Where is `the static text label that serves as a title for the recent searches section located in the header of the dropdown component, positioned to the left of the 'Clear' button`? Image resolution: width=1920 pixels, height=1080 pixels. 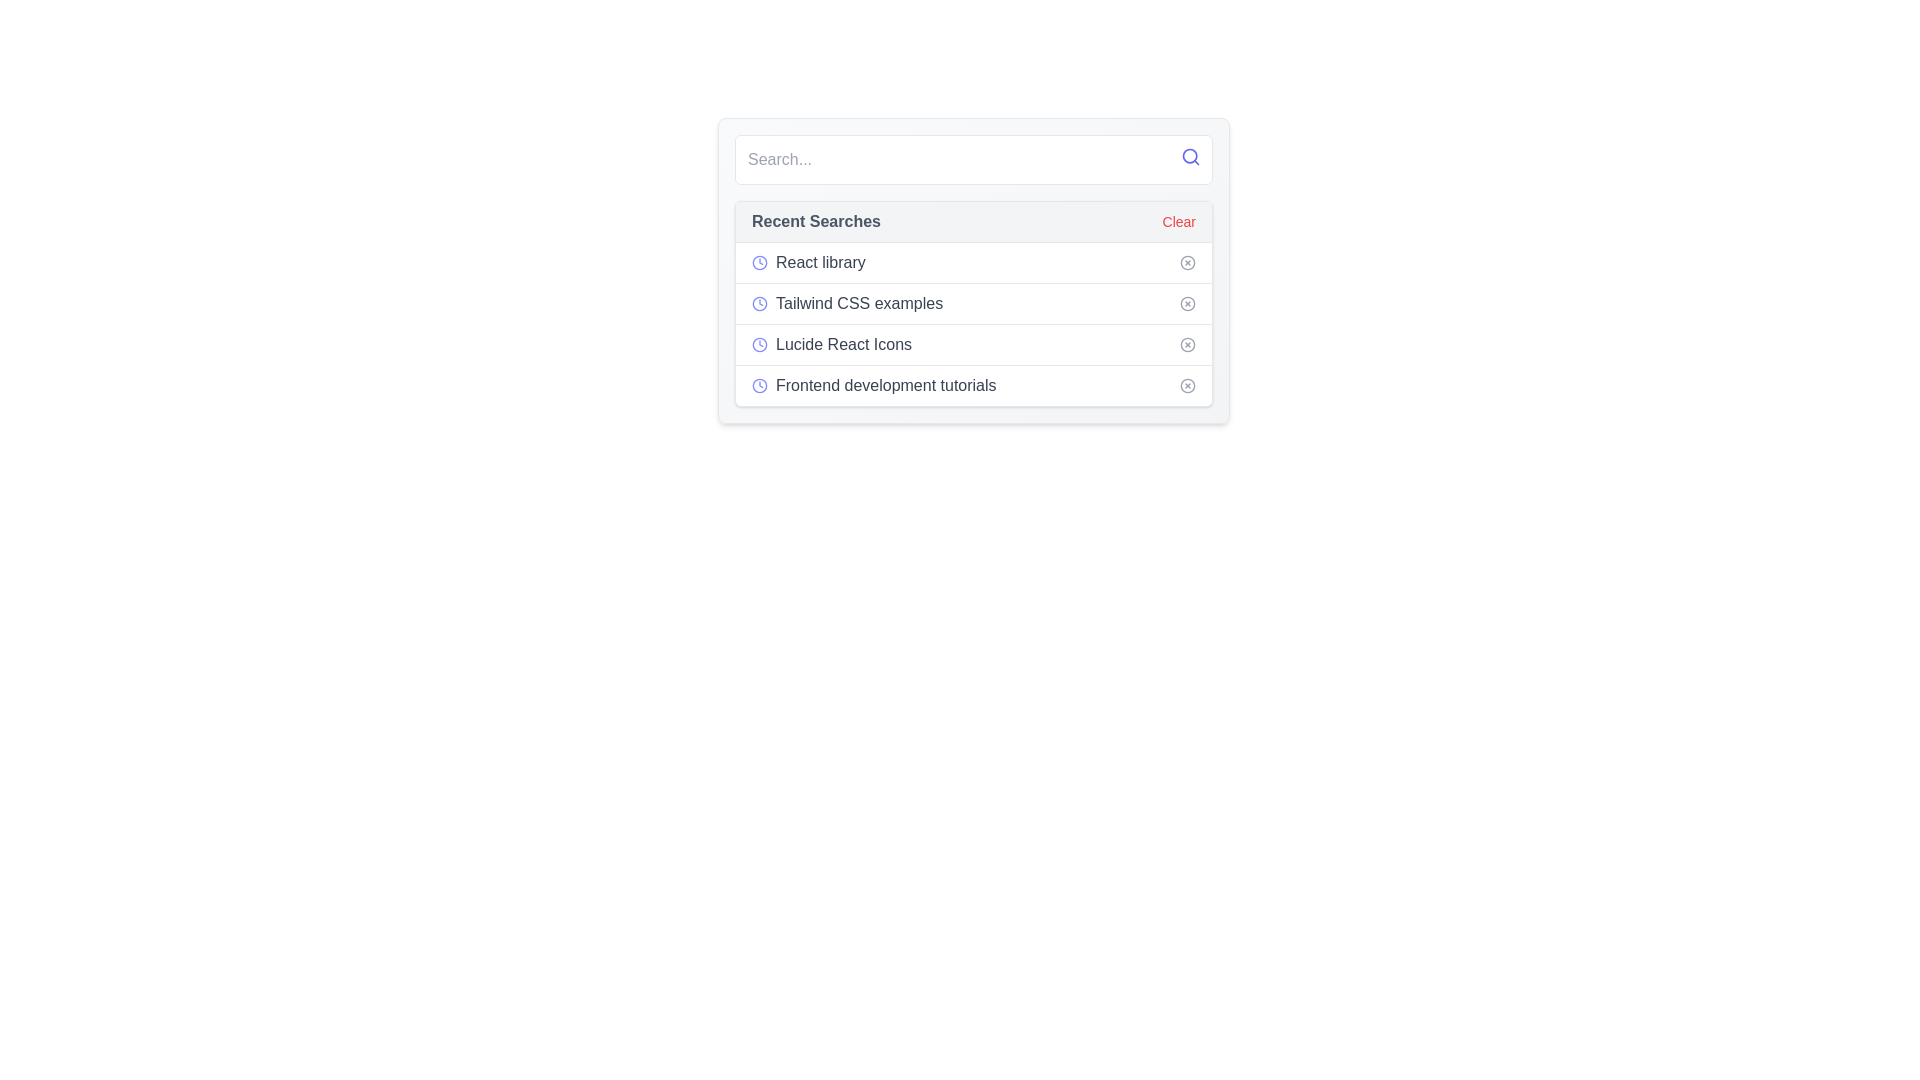
the static text label that serves as a title for the recent searches section located in the header of the dropdown component, positioned to the left of the 'Clear' button is located at coordinates (816, 222).